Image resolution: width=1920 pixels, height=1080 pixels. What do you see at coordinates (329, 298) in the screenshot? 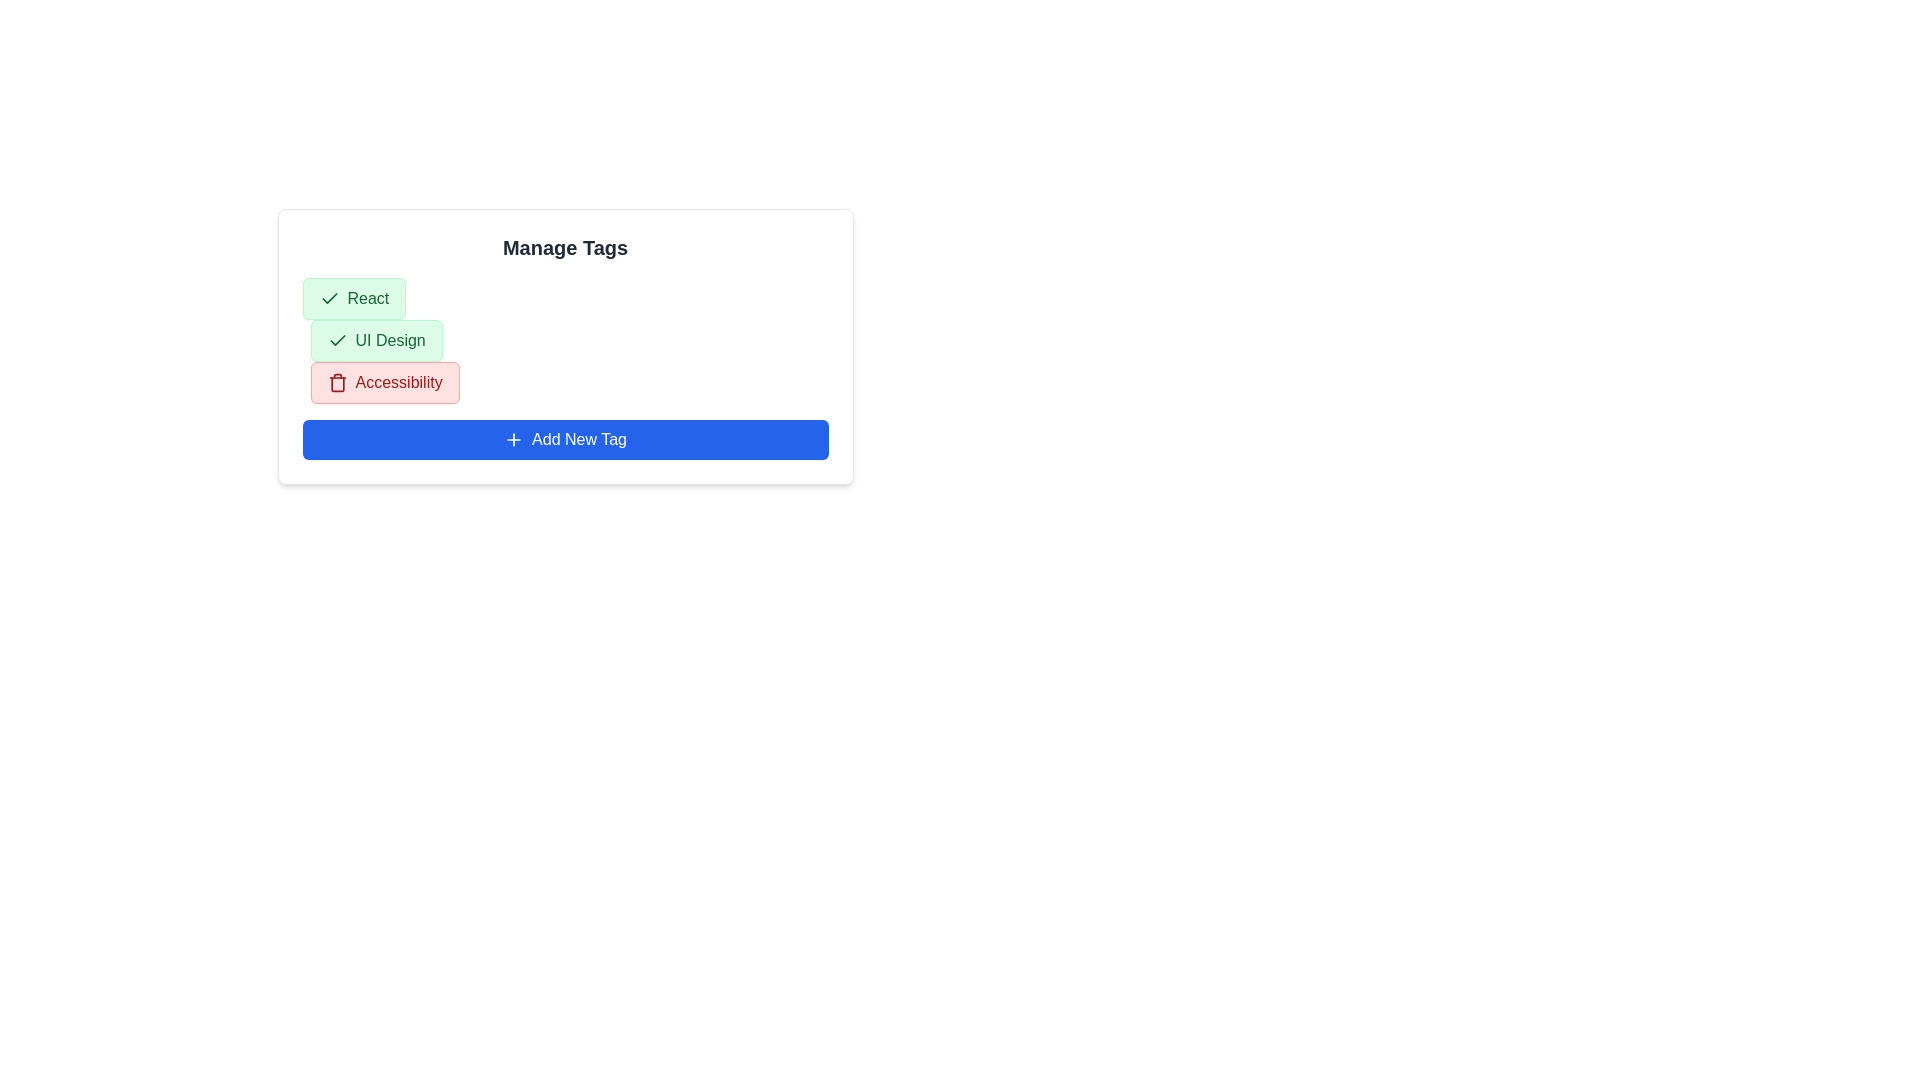
I see `the appearance of the checkmark icon that indicates the 'UI Design' tag is selected, located near the left edge of the green rectangular tag` at bounding box center [329, 298].